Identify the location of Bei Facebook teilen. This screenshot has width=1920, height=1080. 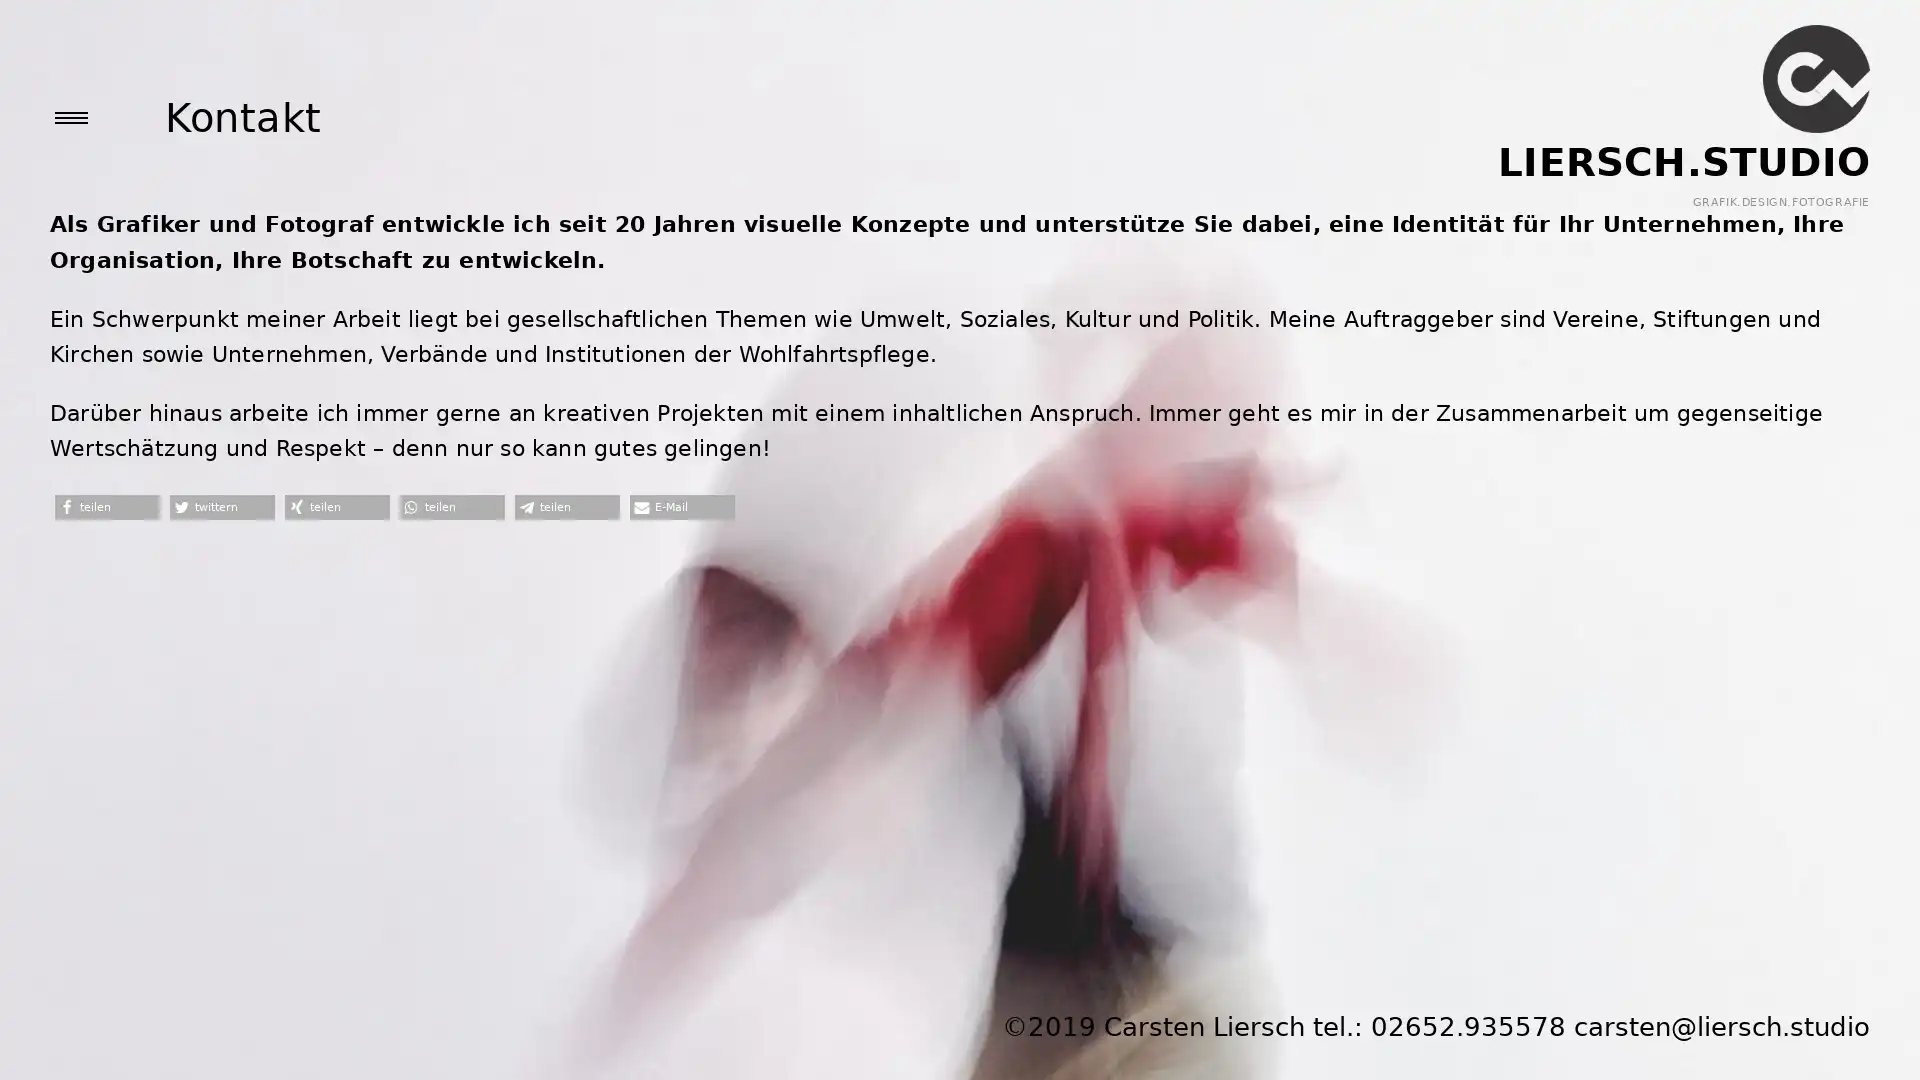
(106, 751).